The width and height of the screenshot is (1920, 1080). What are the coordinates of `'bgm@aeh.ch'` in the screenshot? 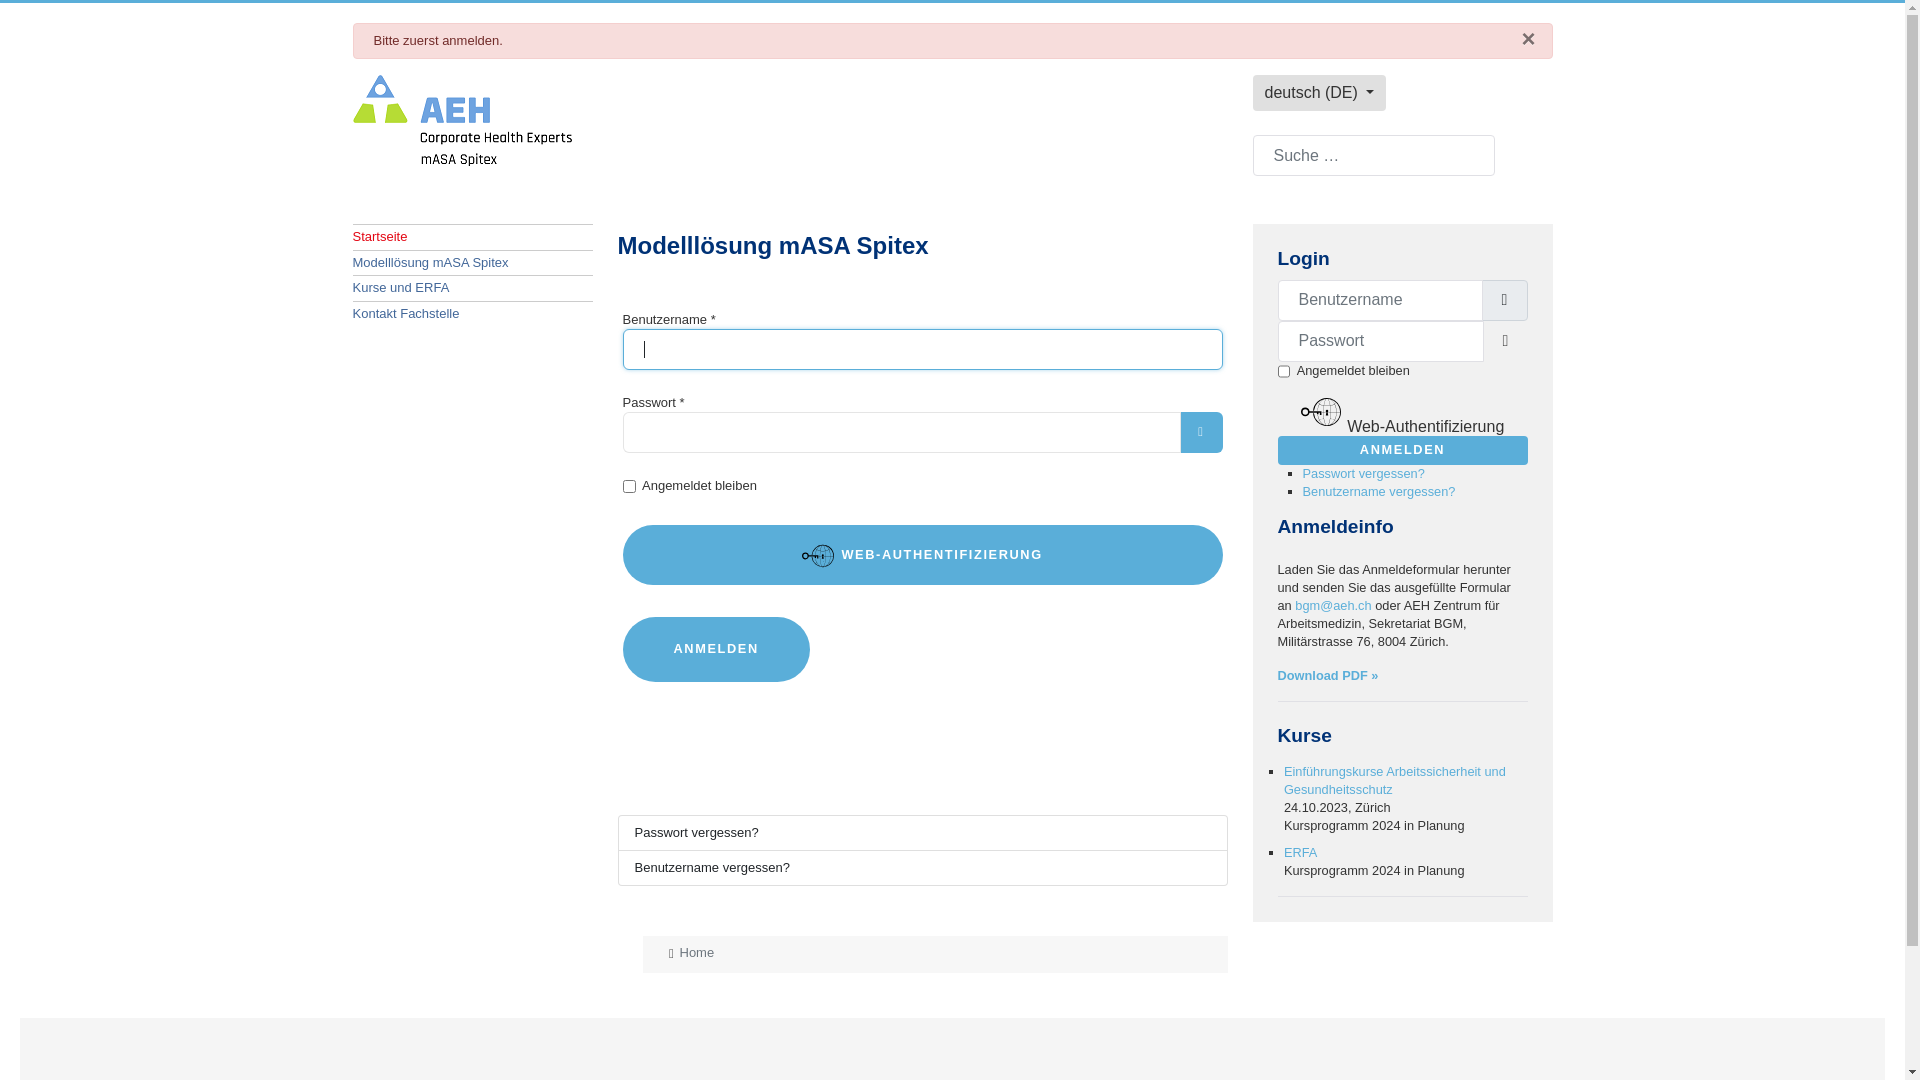 It's located at (1333, 604).